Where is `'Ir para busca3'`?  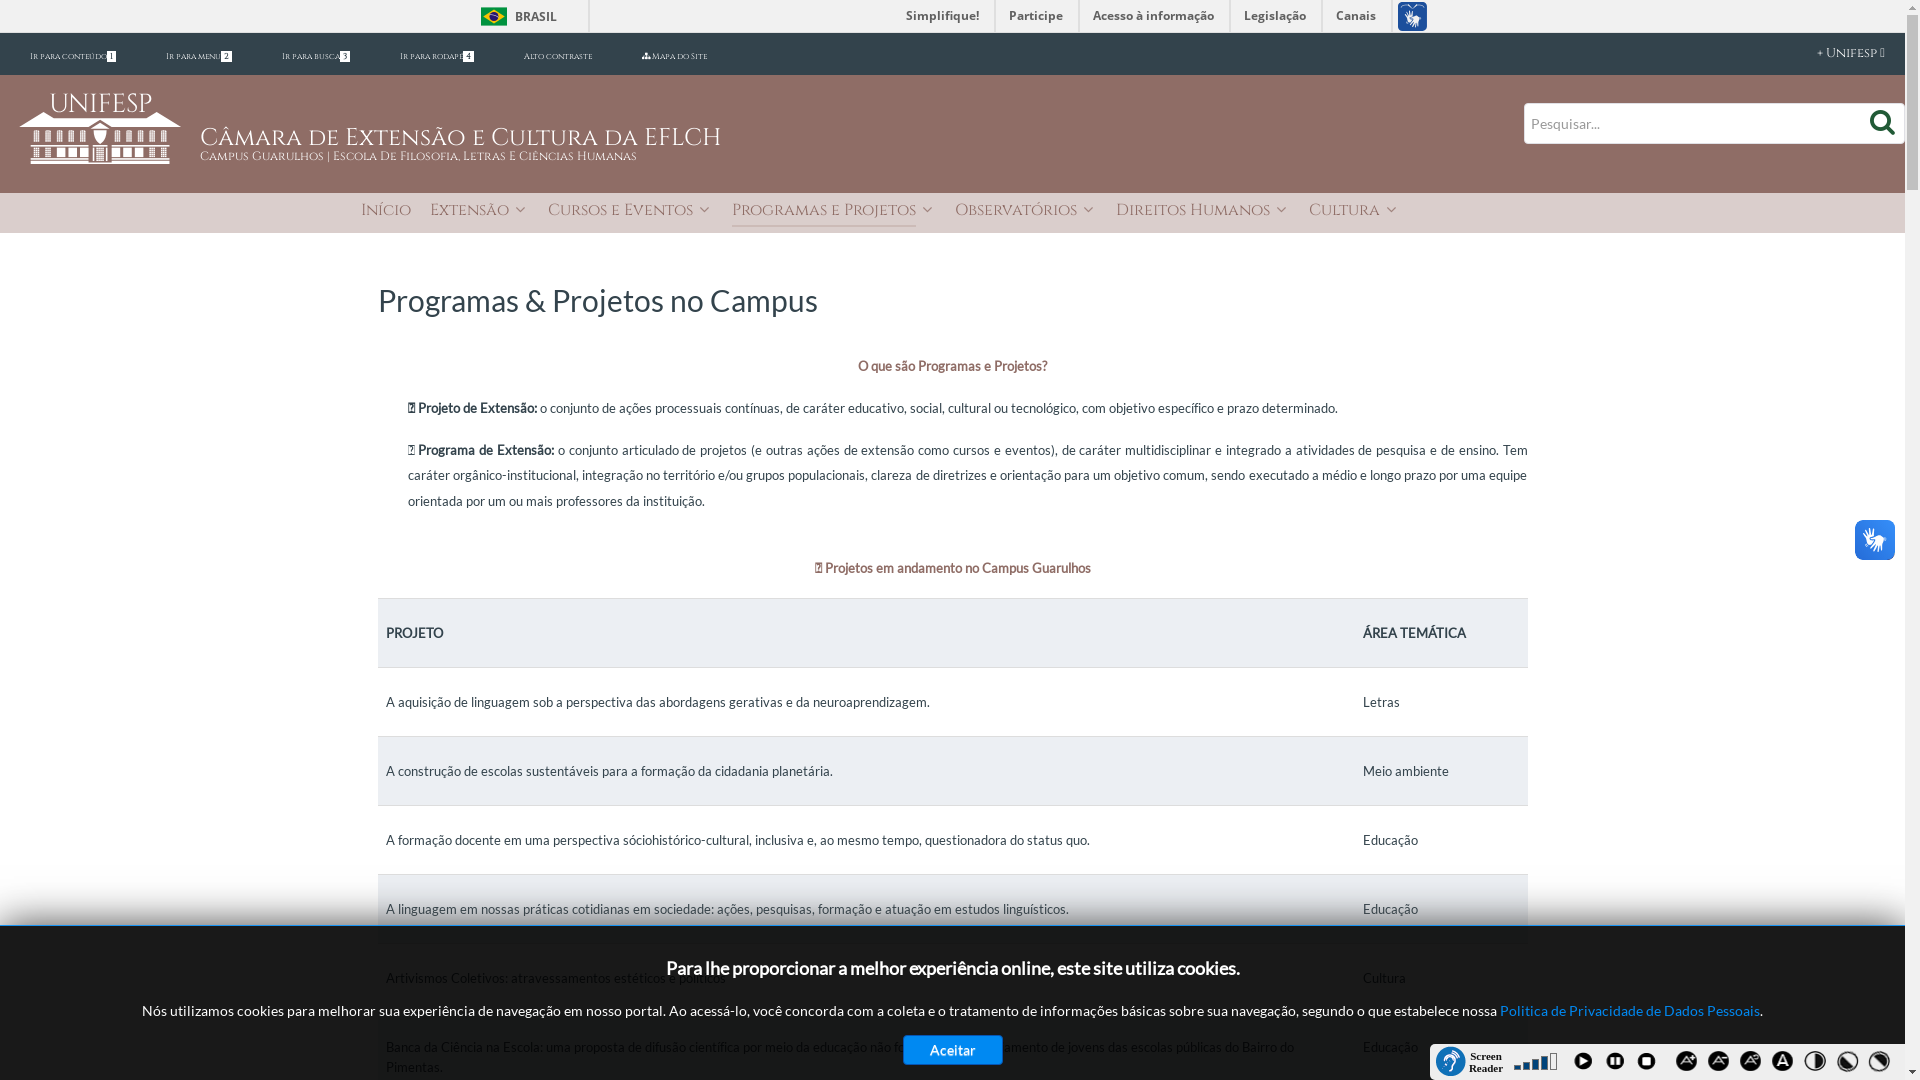
'Ir para busca3' is located at coordinates (315, 55).